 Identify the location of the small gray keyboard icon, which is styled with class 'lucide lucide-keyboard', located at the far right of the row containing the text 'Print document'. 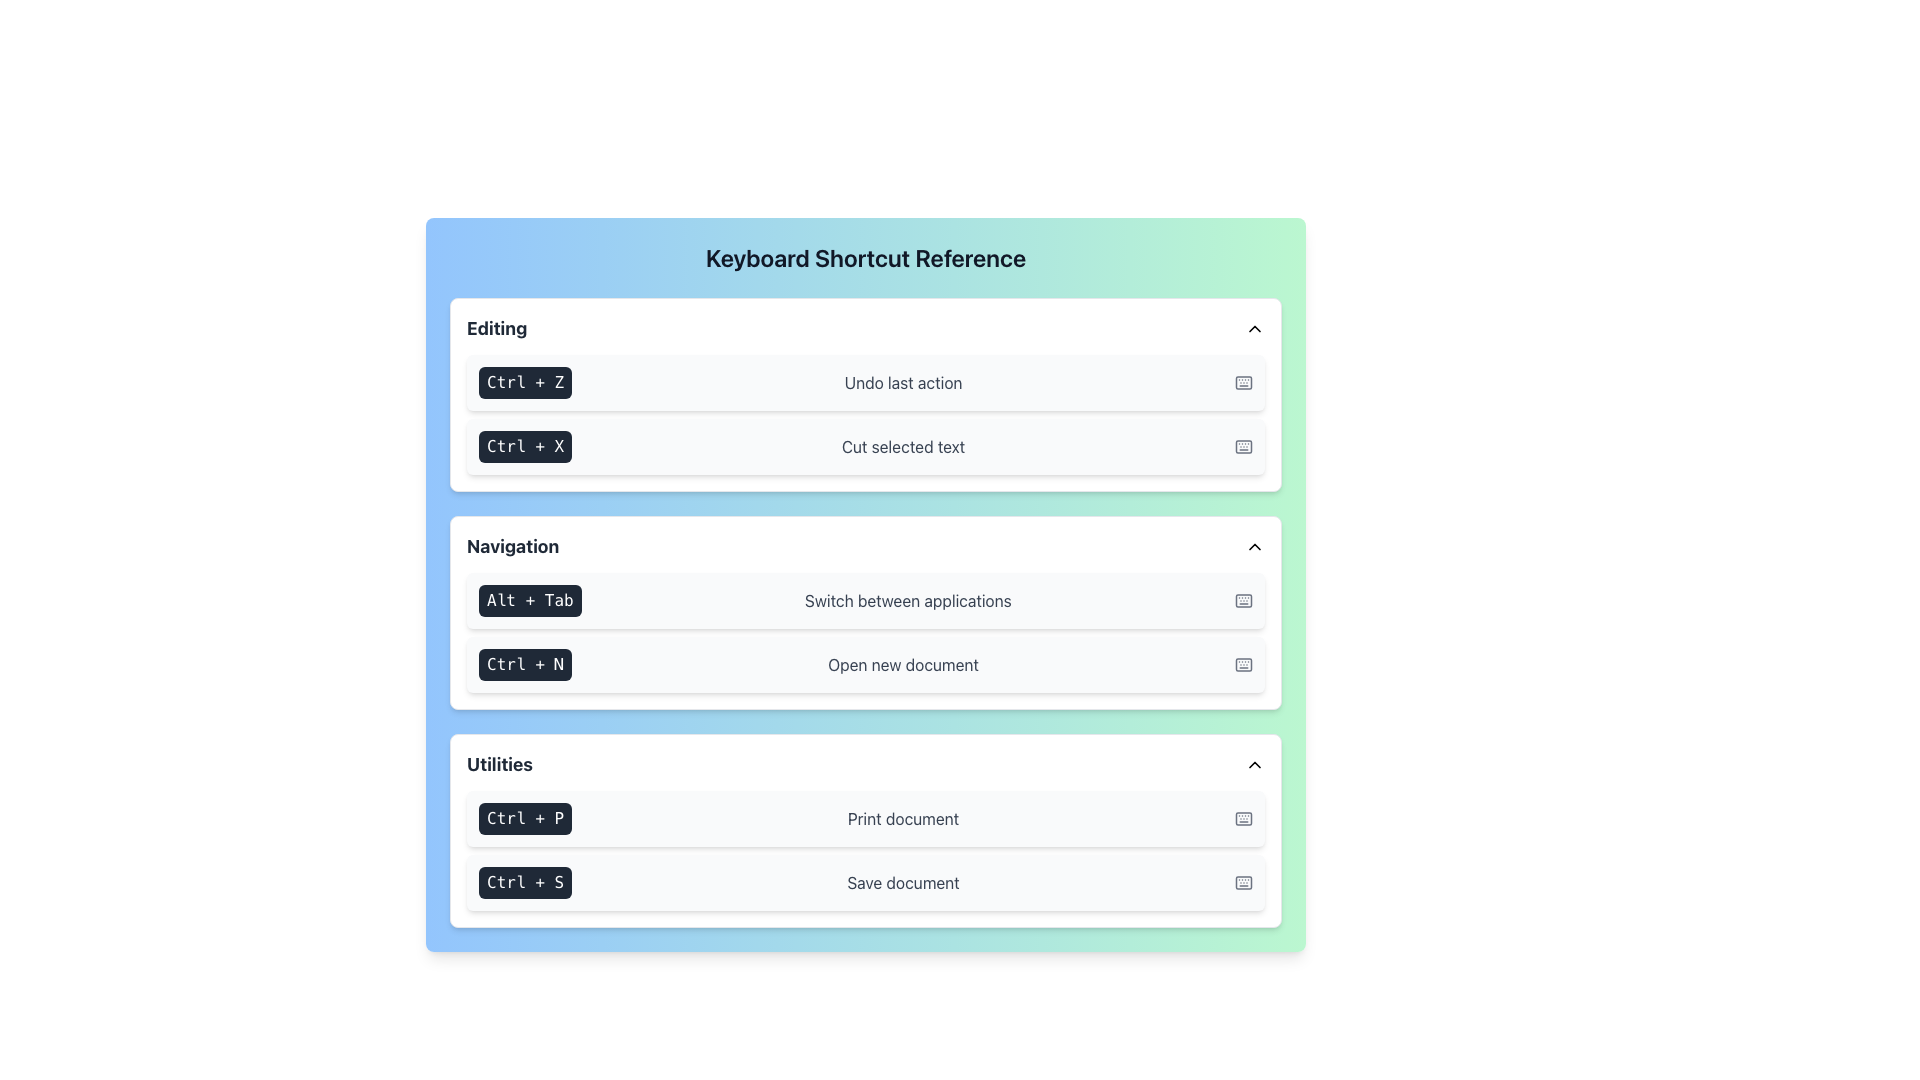
(1242, 818).